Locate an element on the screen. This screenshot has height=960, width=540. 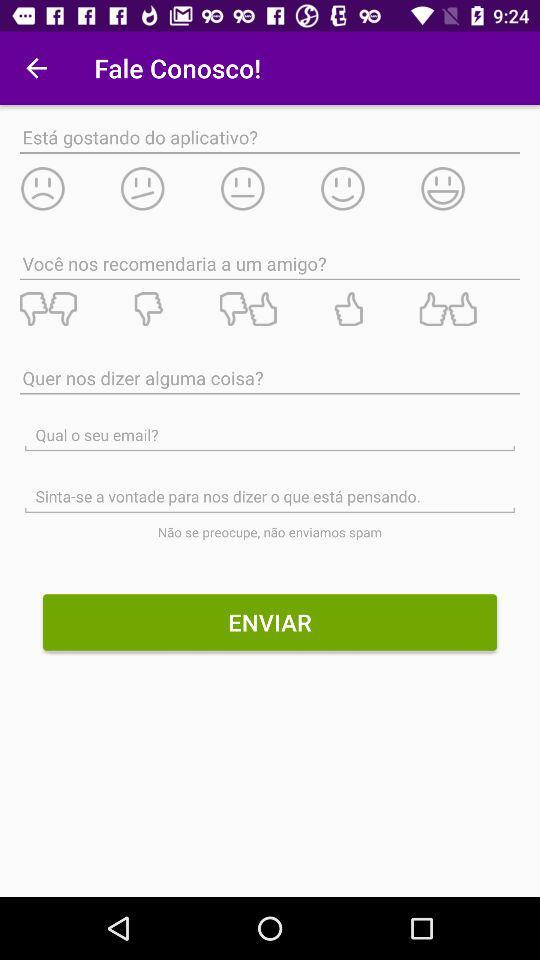
rate as neutral is located at coordinates (269, 188).